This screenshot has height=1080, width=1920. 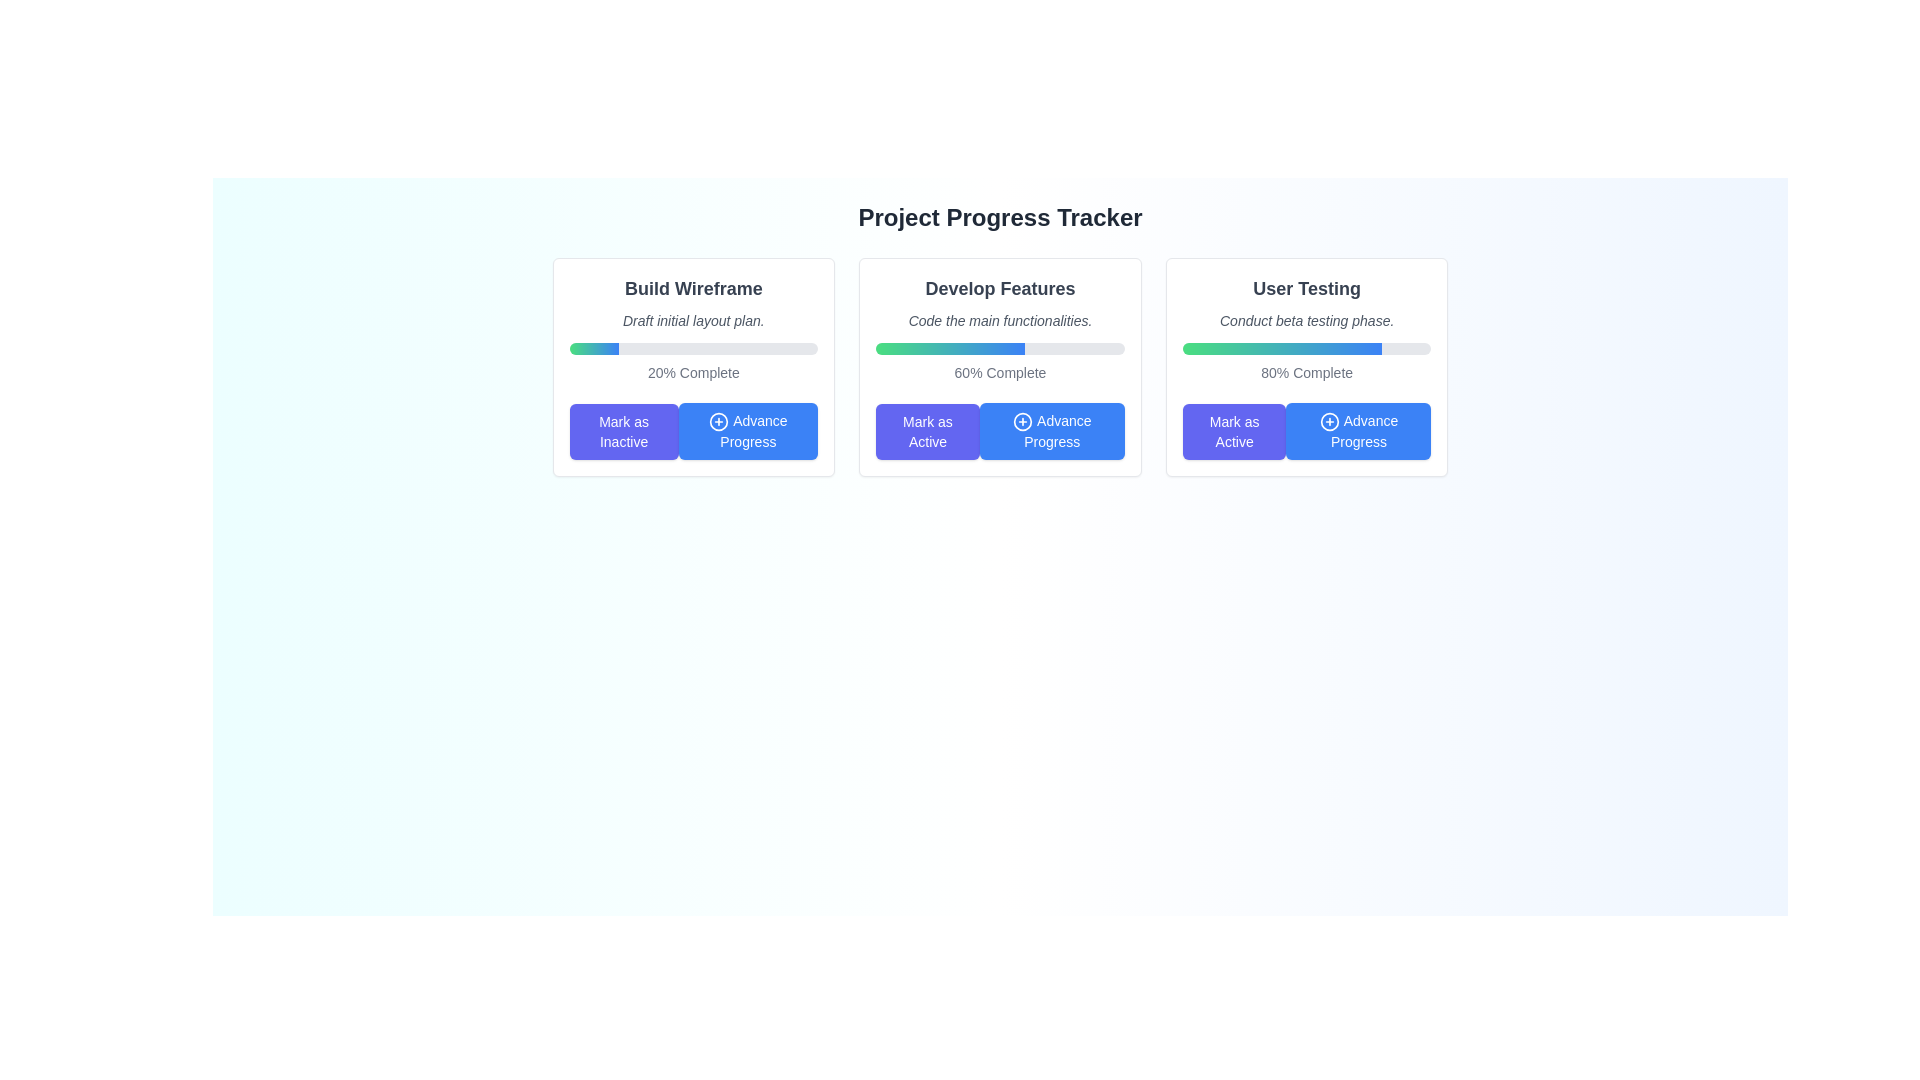 I want to click on the circular blue outlined icon that resembles a '+' symbol, located in the 'Develop Features' card of the 'Project Progress Tracker' section, next to the 'Advance Progress' button, so click(x=1022, y=421).